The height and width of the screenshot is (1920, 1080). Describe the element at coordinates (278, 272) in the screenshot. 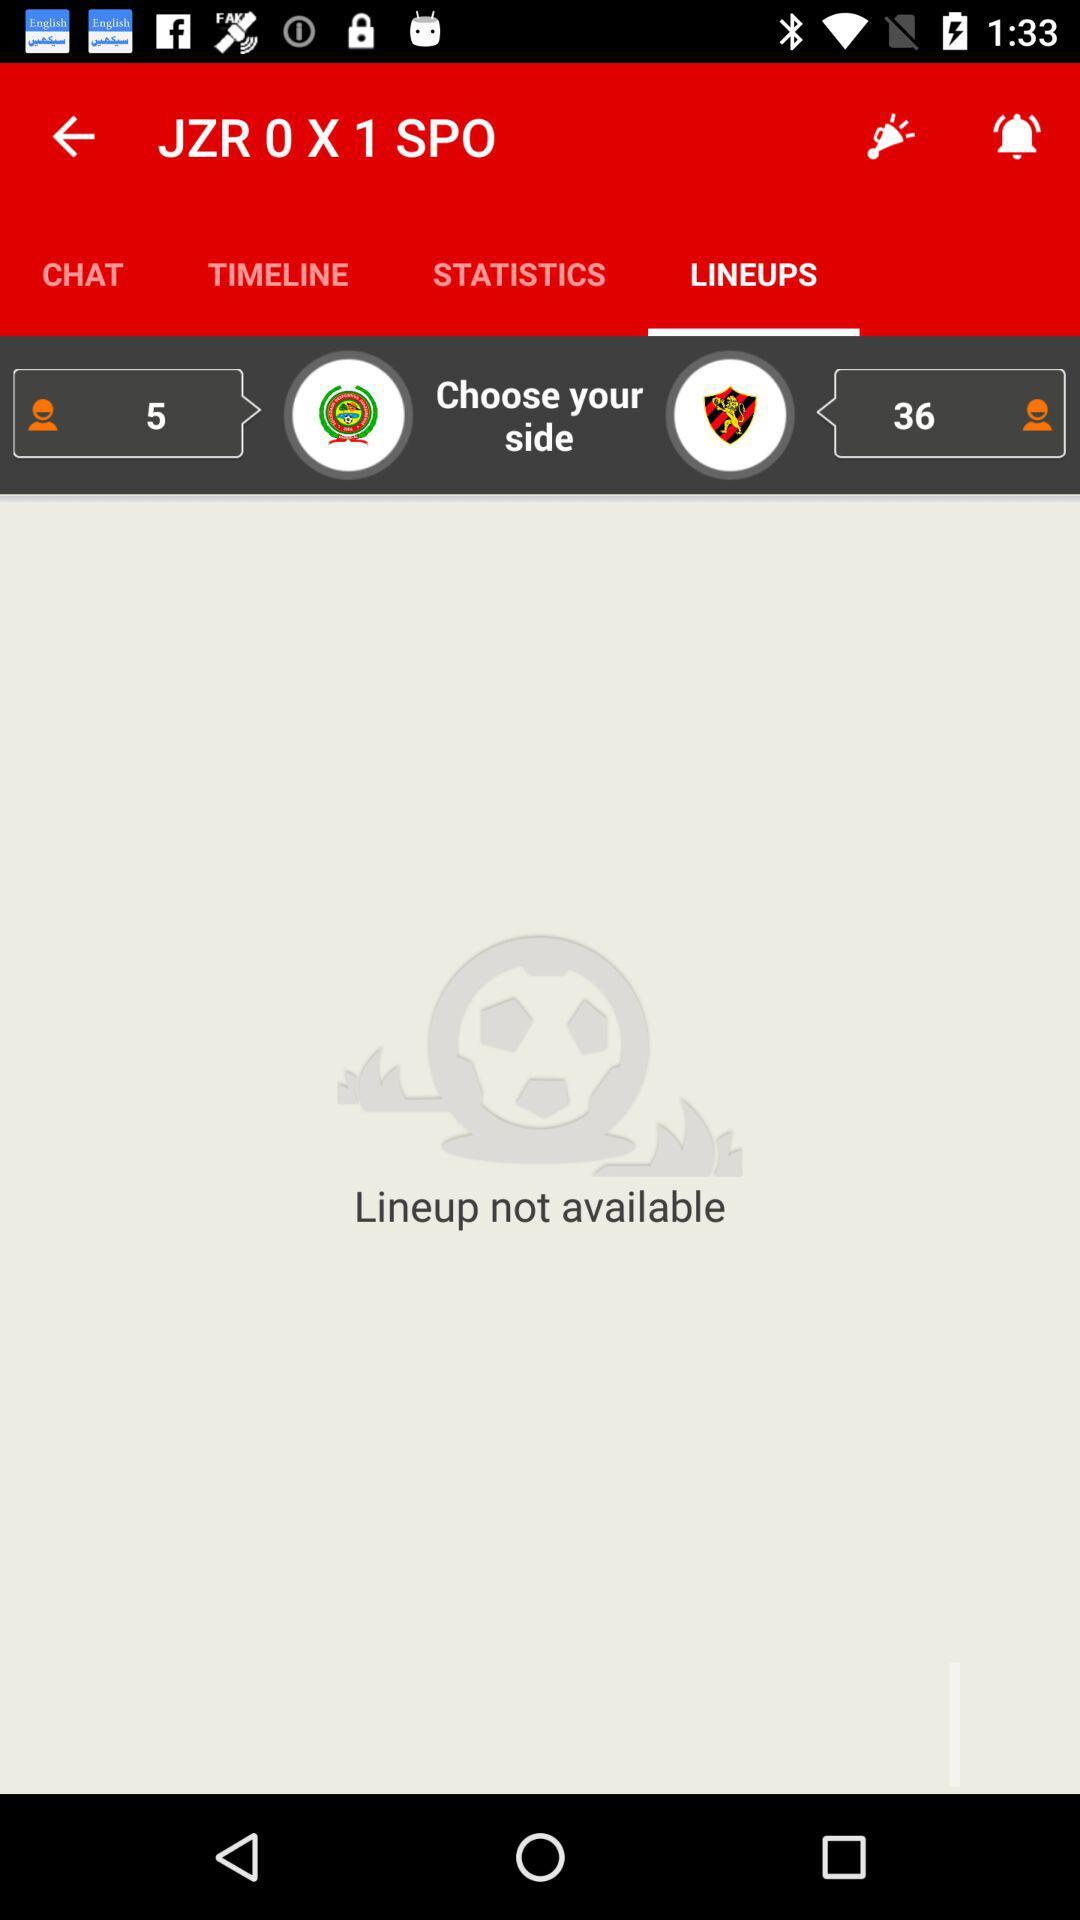

I see `item next to the chat` at that location.